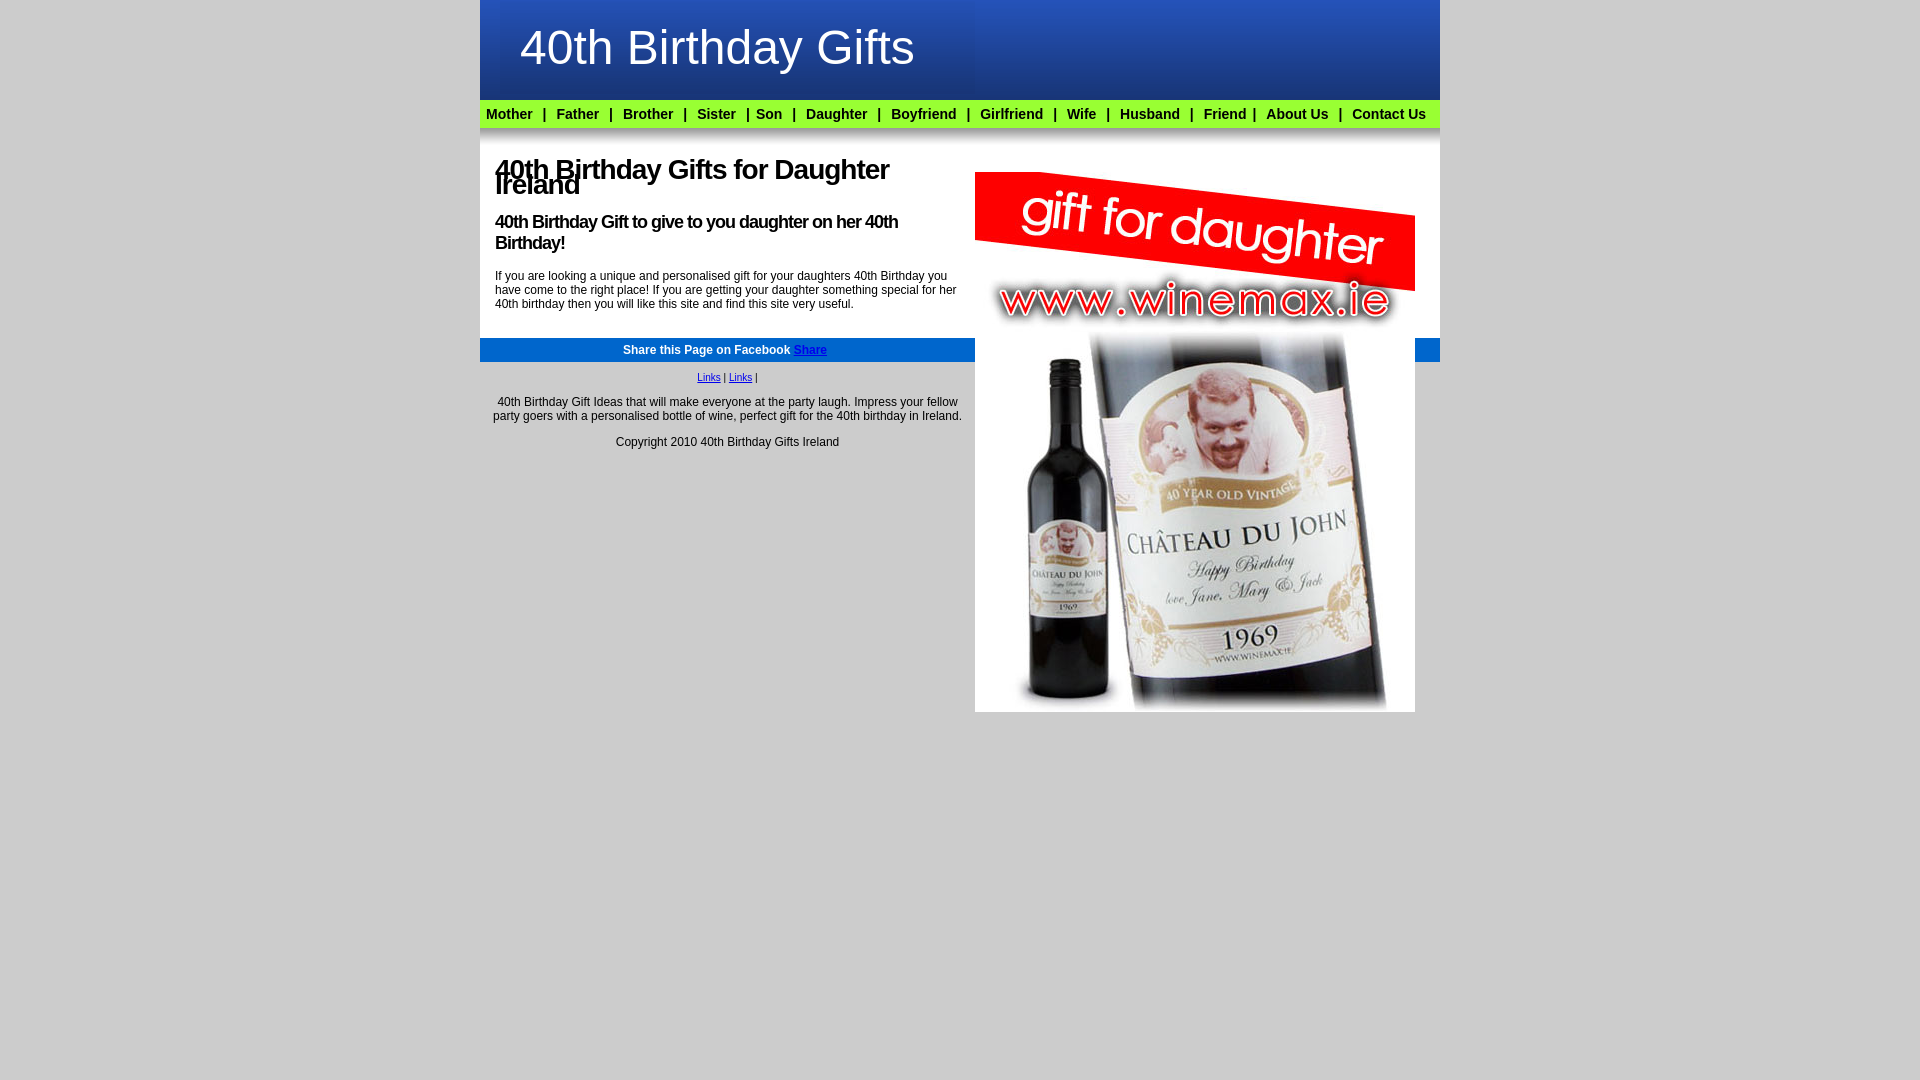 Image resolution: width=1920 pixels, height=1080 pixels. What do you see at coordinates (767, 114) in the screenshot?
I see `'Son'` at bounding box center [767, 114].